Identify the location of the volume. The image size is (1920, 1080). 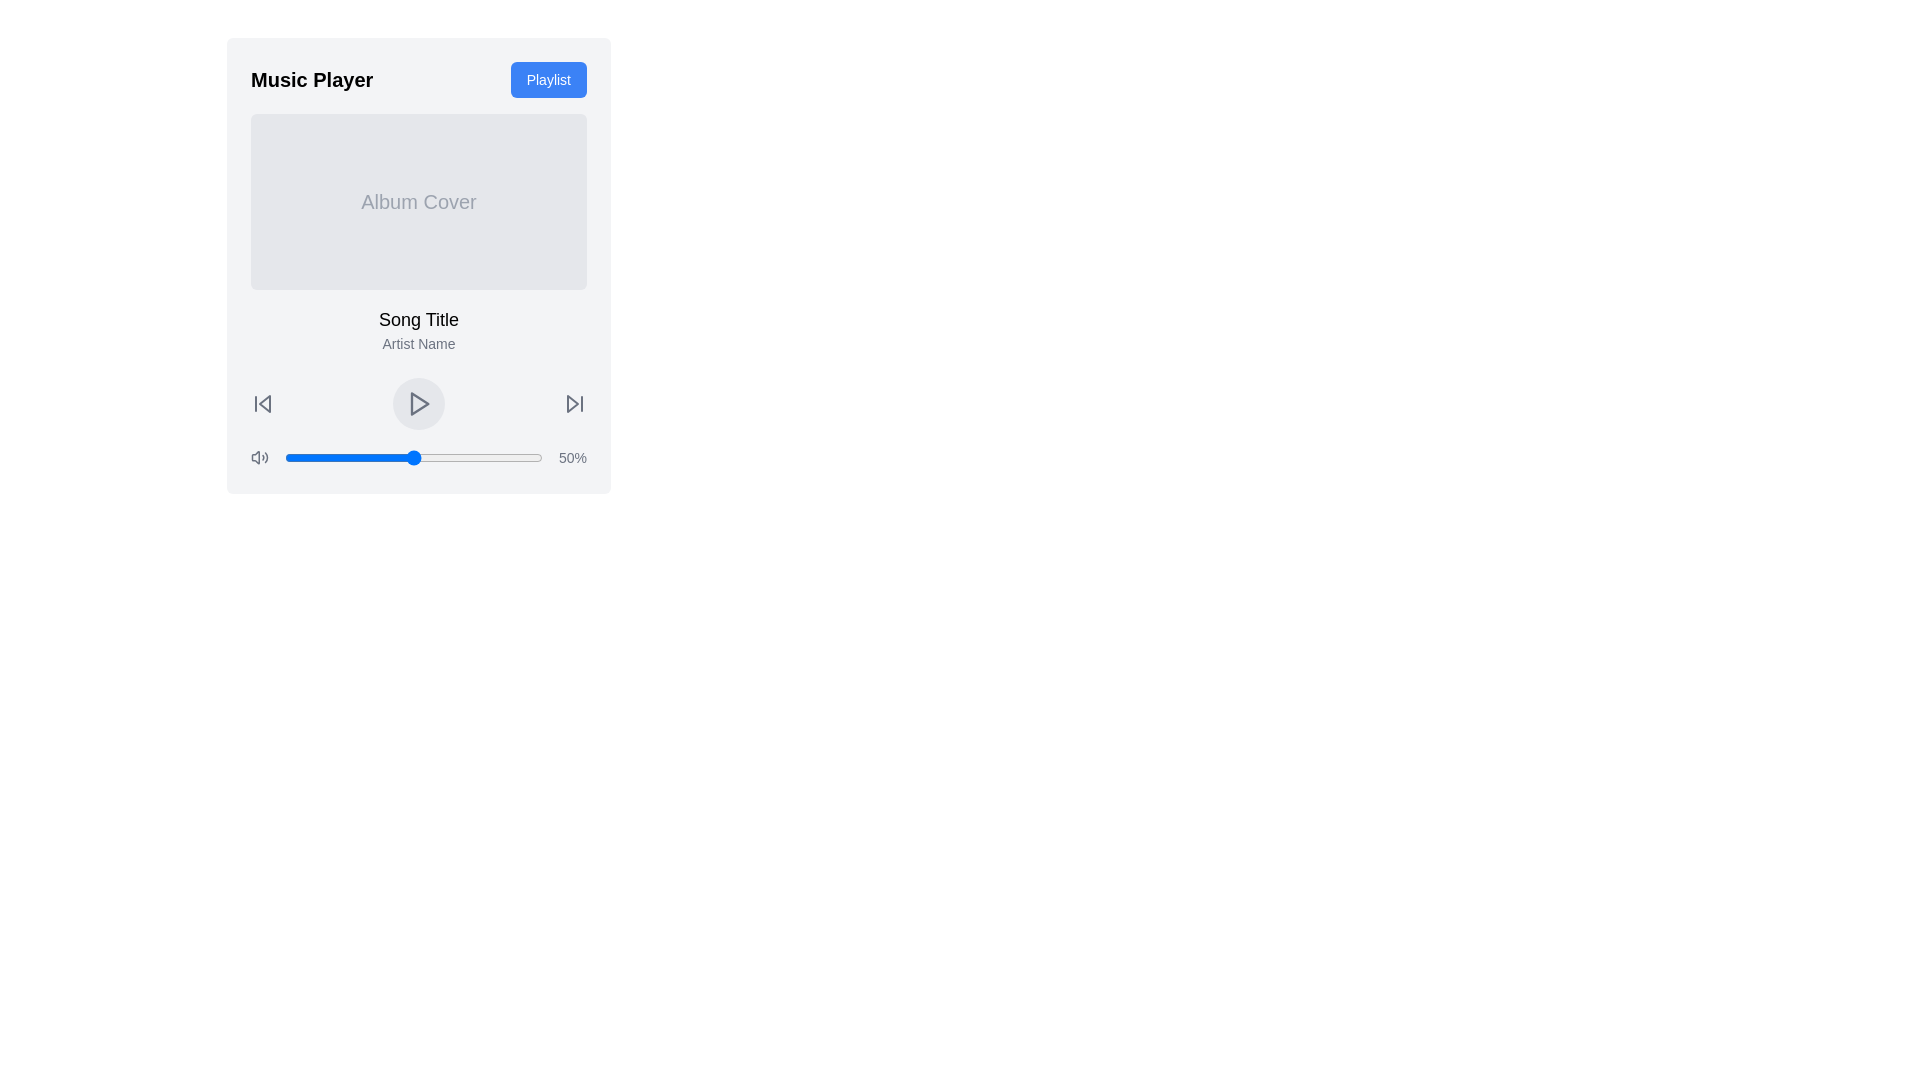
(400, 458).